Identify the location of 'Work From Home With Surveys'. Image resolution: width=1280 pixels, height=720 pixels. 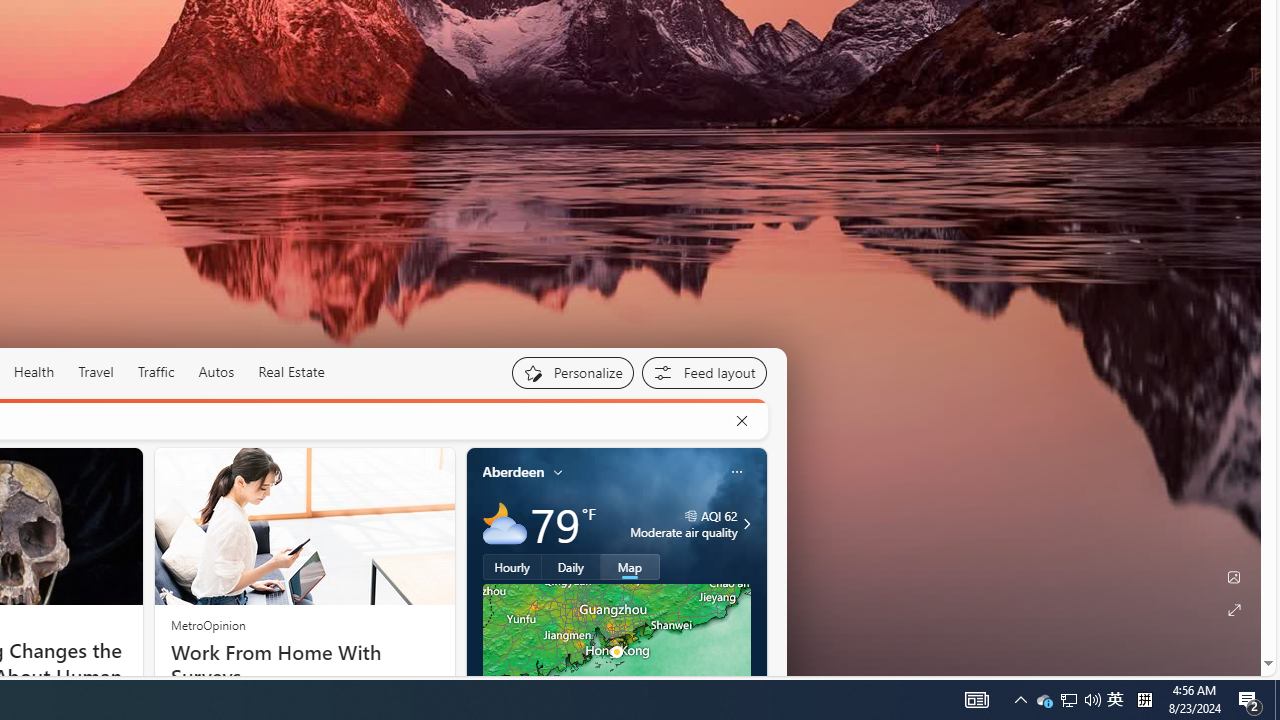
(303, 664).